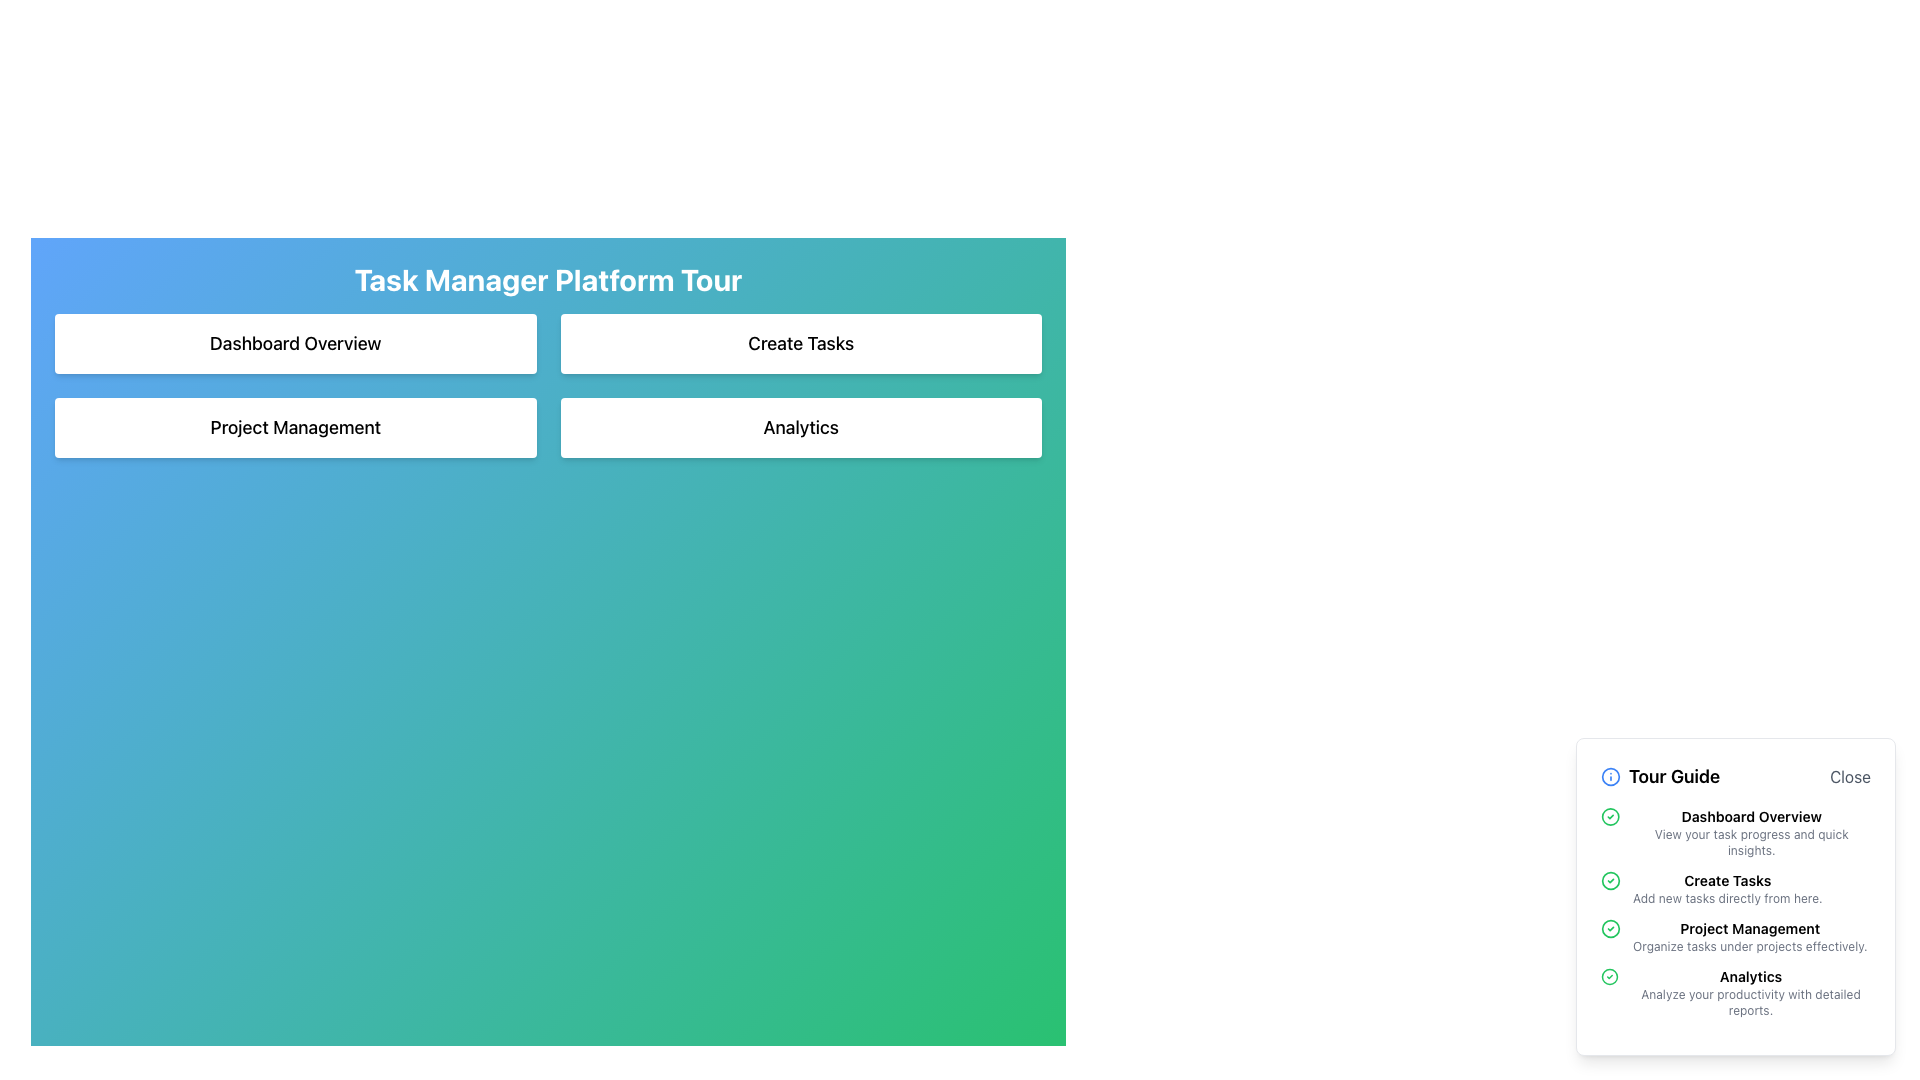  Describe the element at coordinates (1750, 1002) in the screenshot. I see `the text label styled in a smaller gray font that reads 'Analyze your productivity with detailed reports,' located beneath the title 'Analytics' in the pop-up guide` at that location.